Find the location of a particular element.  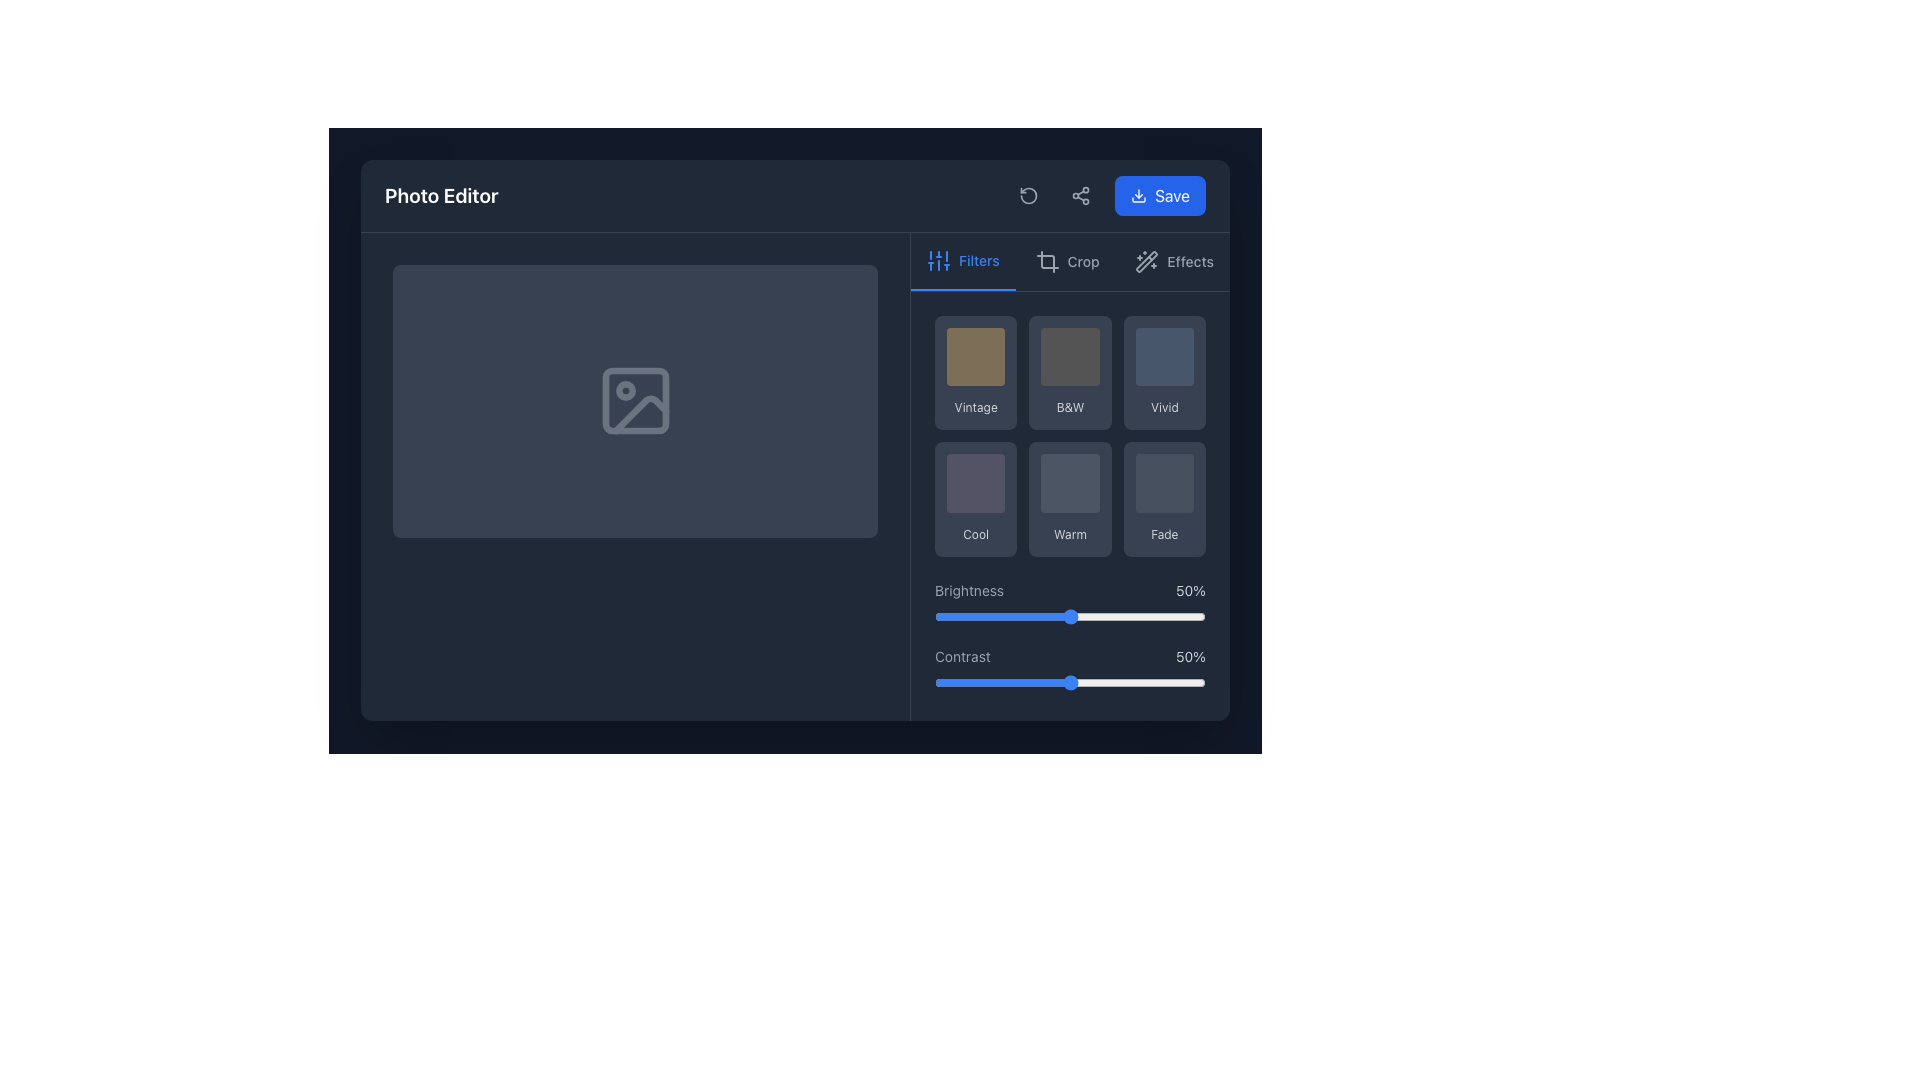

the vintage filter preview element, which is a sepia-toned square block with rounded corners in the first row and first column of the grid layout is located at coordinates (976, 356).